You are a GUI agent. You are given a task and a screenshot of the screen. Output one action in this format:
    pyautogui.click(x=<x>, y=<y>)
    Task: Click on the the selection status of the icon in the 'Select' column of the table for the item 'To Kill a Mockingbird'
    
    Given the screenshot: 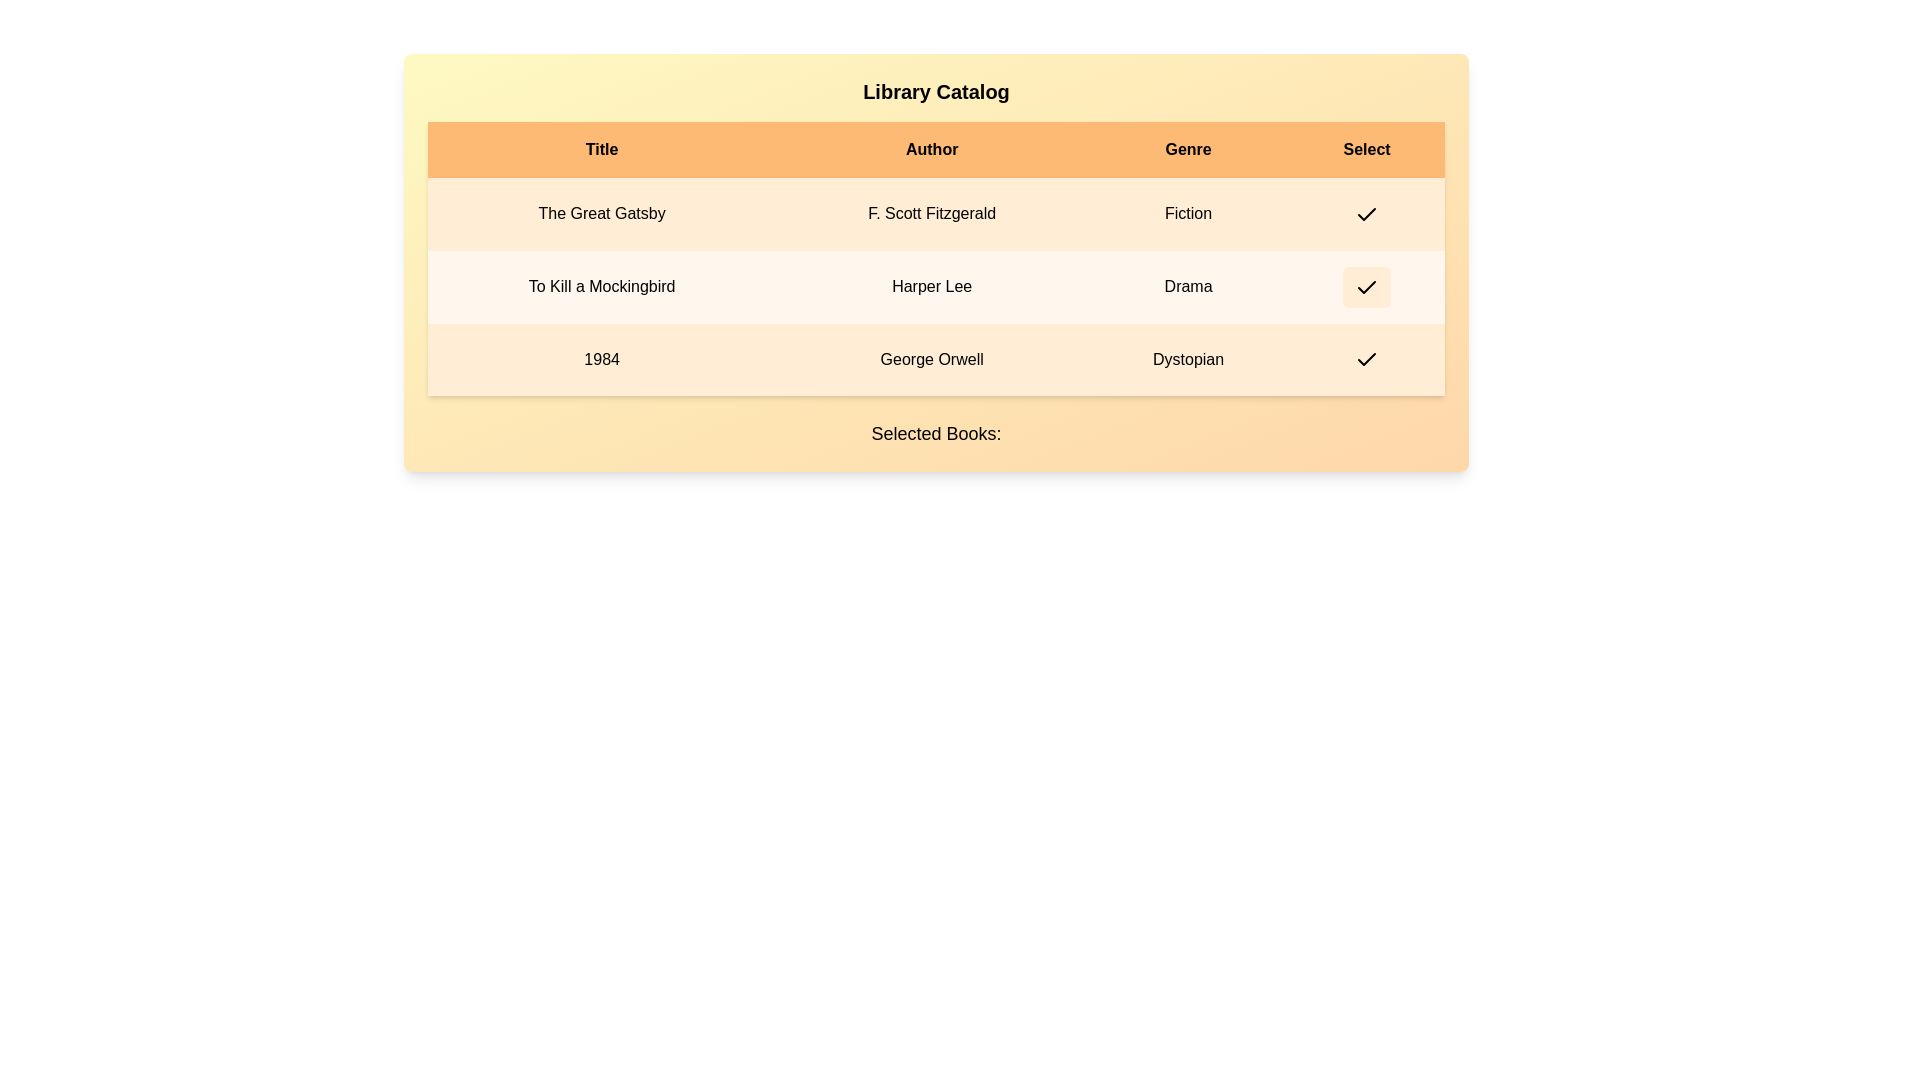 What is the action you would take?
    pyautogui.click(x=1366, y=287)
    